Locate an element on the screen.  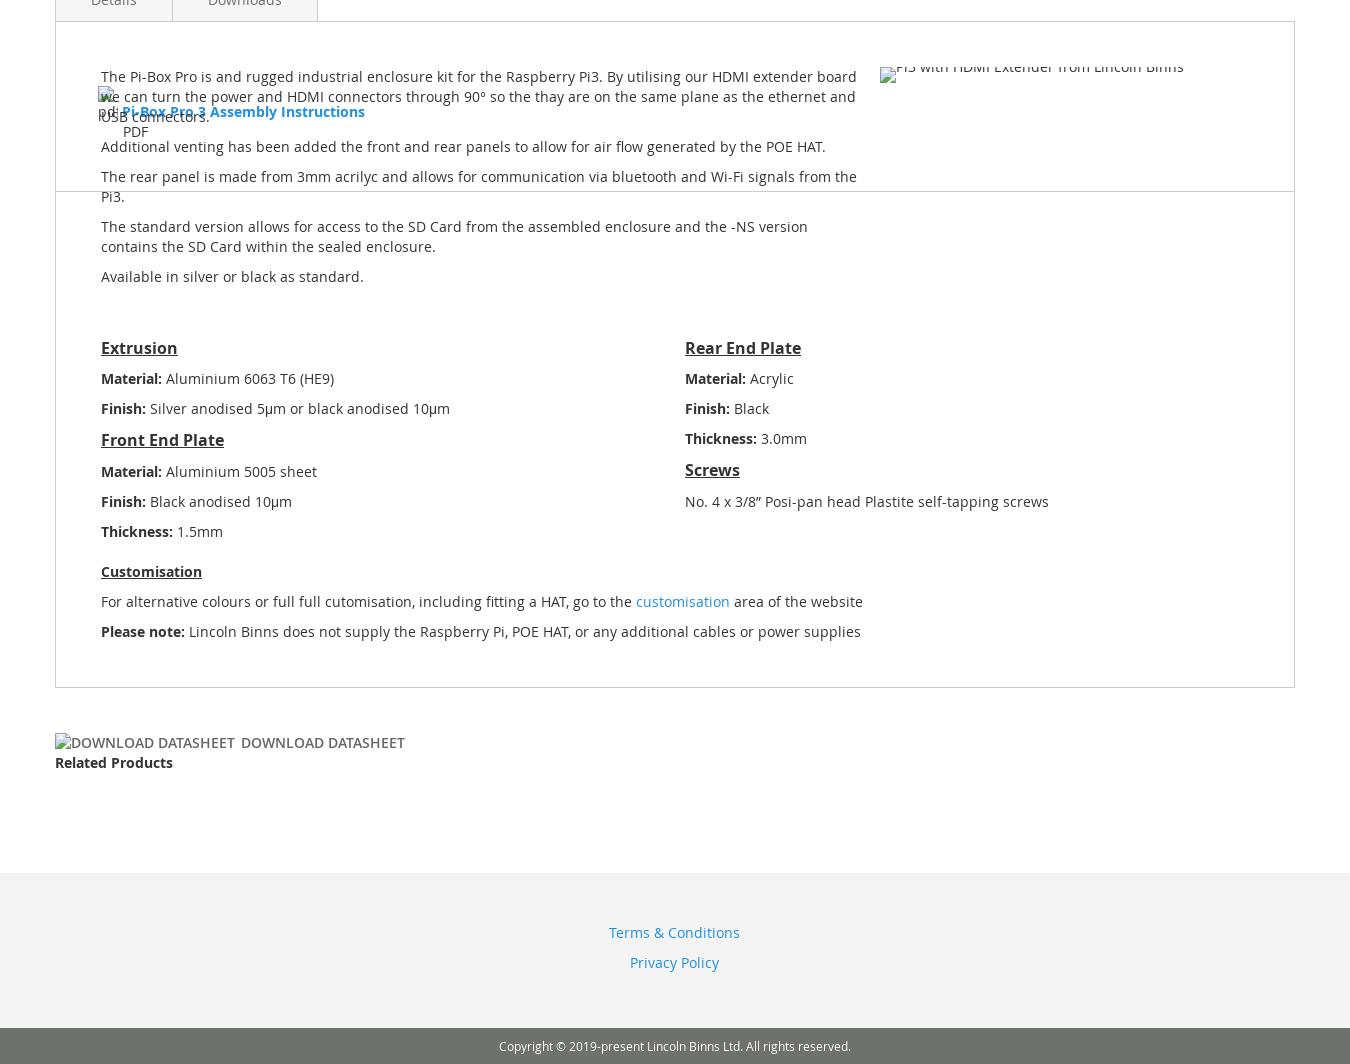
'Lincoln Binns does not supply the Raspberry Pi, POE HAT, or any additional cables or power supplies' is located at coordinates (521, 631).